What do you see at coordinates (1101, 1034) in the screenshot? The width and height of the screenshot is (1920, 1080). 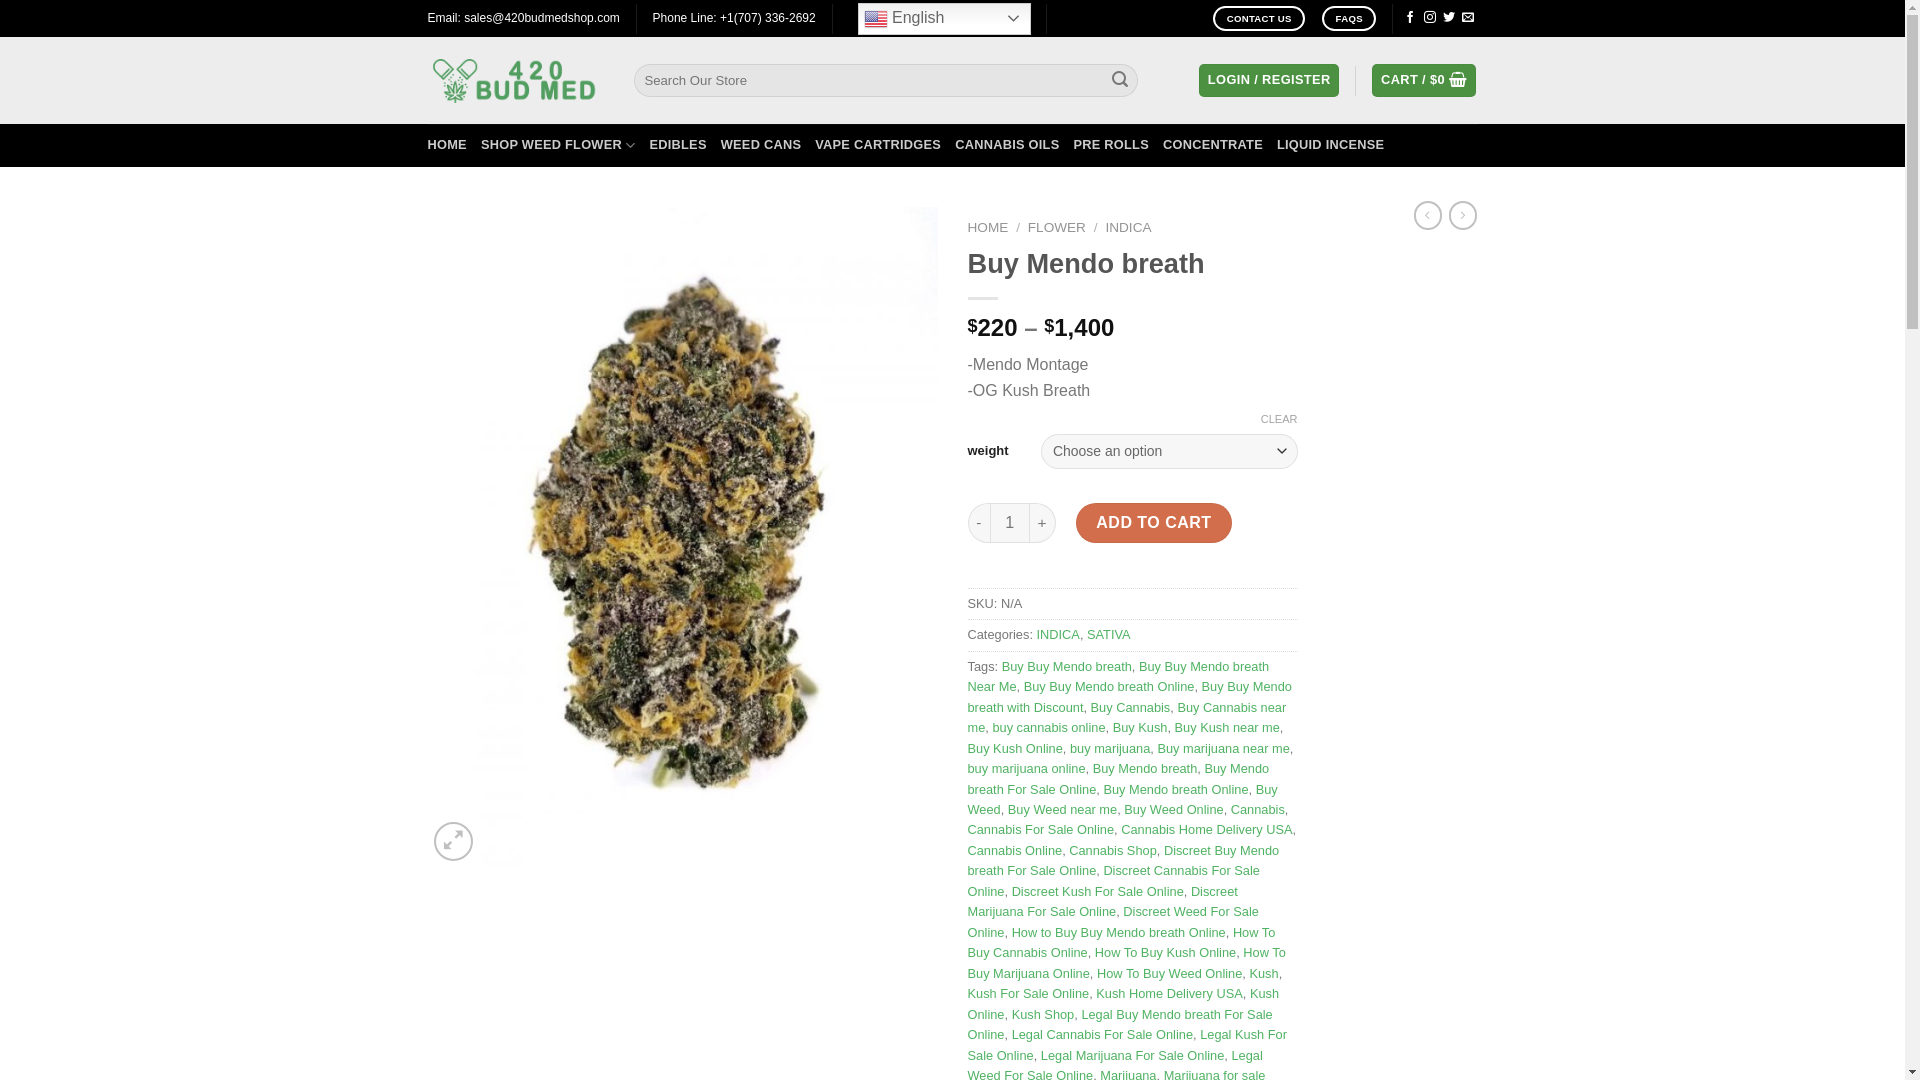 I see `'Legal Cannabis For Sale Online'` at bounding box center [1101, 1034].